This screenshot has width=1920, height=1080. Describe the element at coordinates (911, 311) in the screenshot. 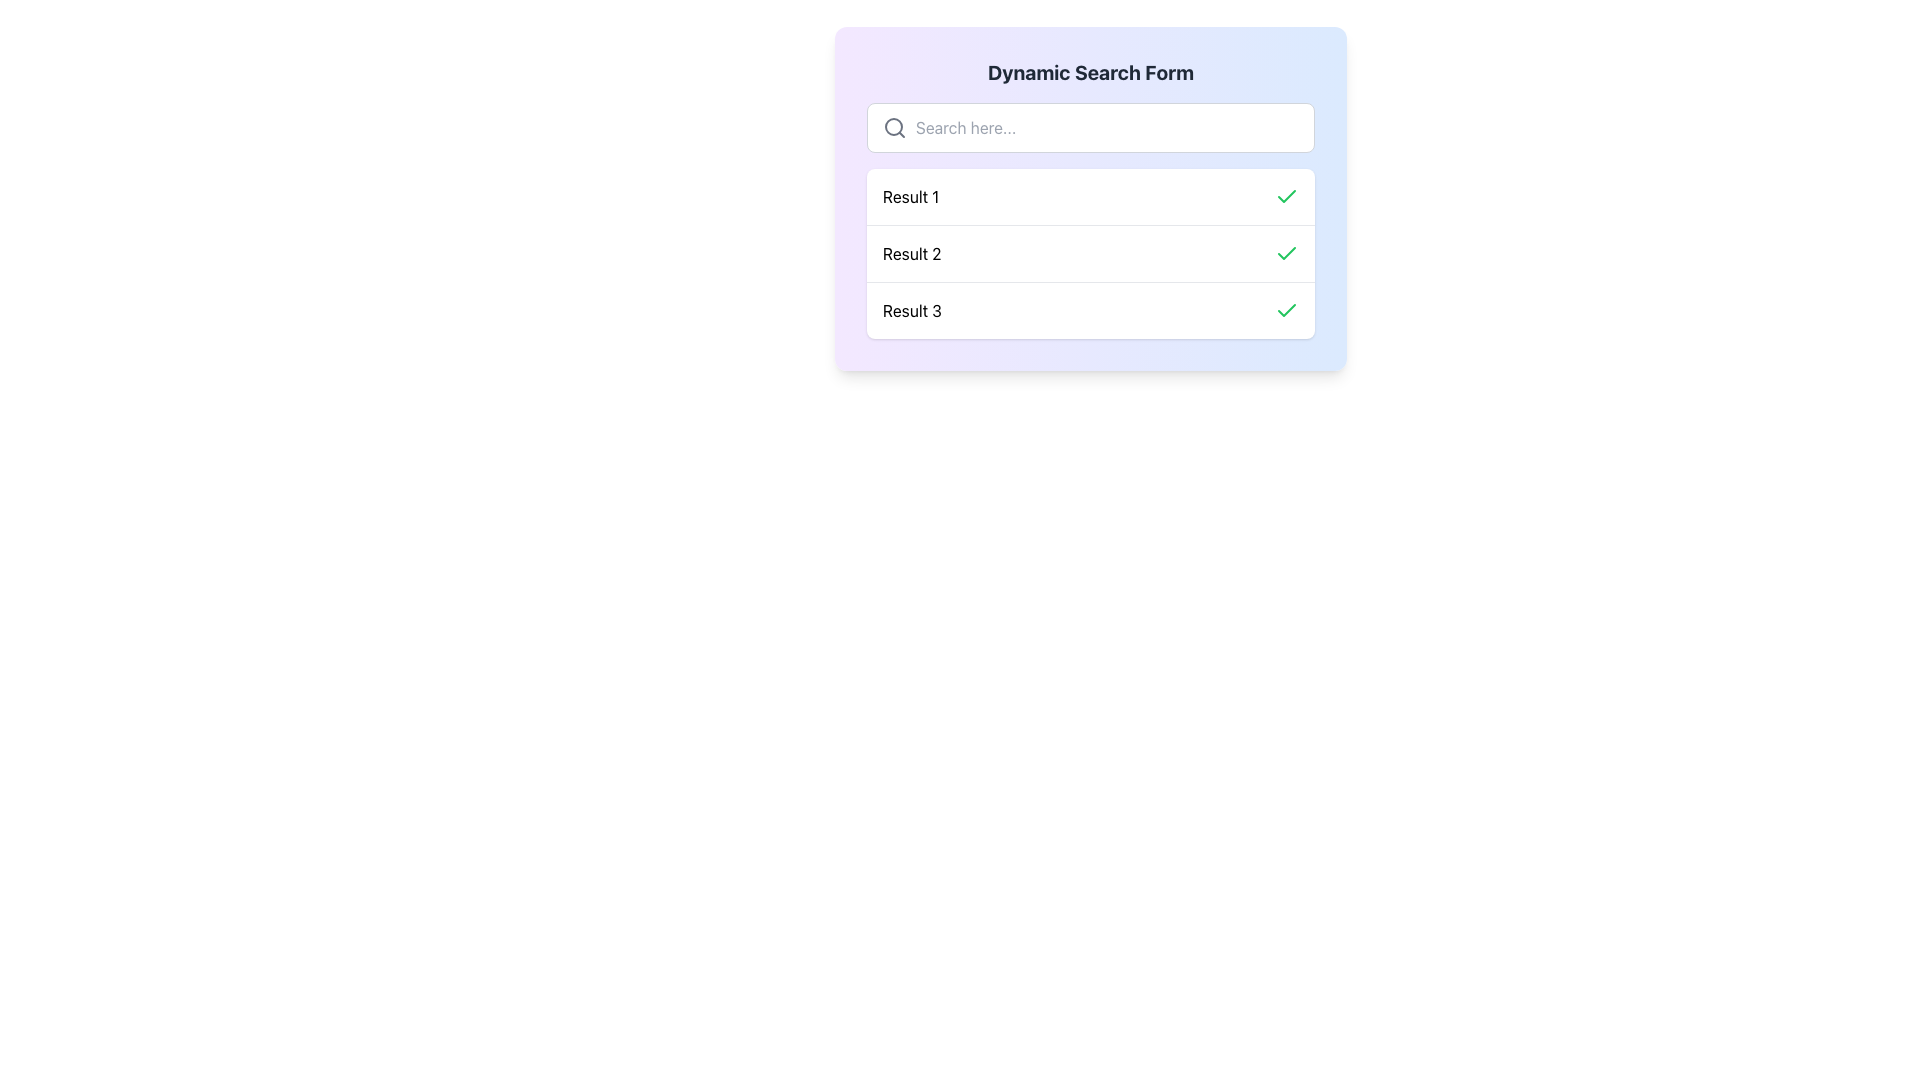

I see `displayed text of the Static Text Label that shows 'Result 3', located in the third position of a vertically arranged list` at that location.